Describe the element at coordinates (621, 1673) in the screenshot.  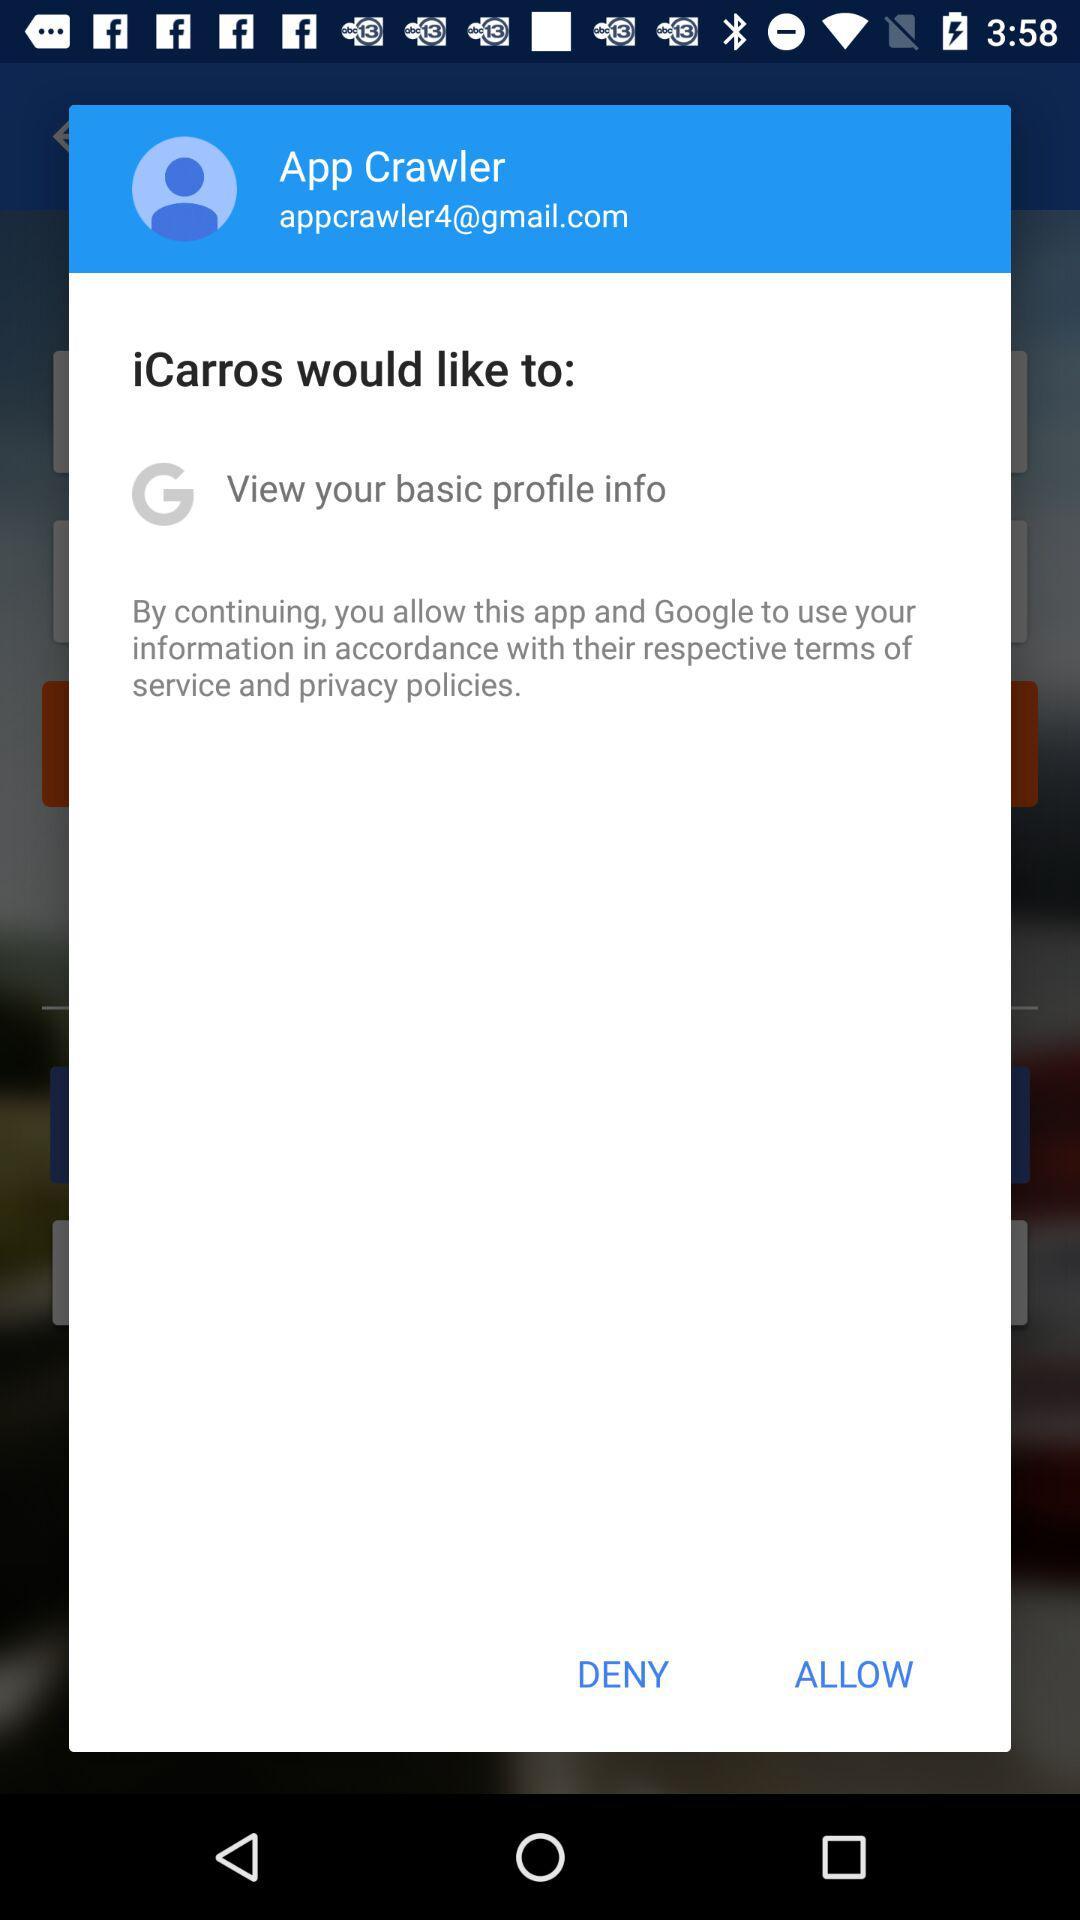
I see `the item to the left of the allow` at that location.